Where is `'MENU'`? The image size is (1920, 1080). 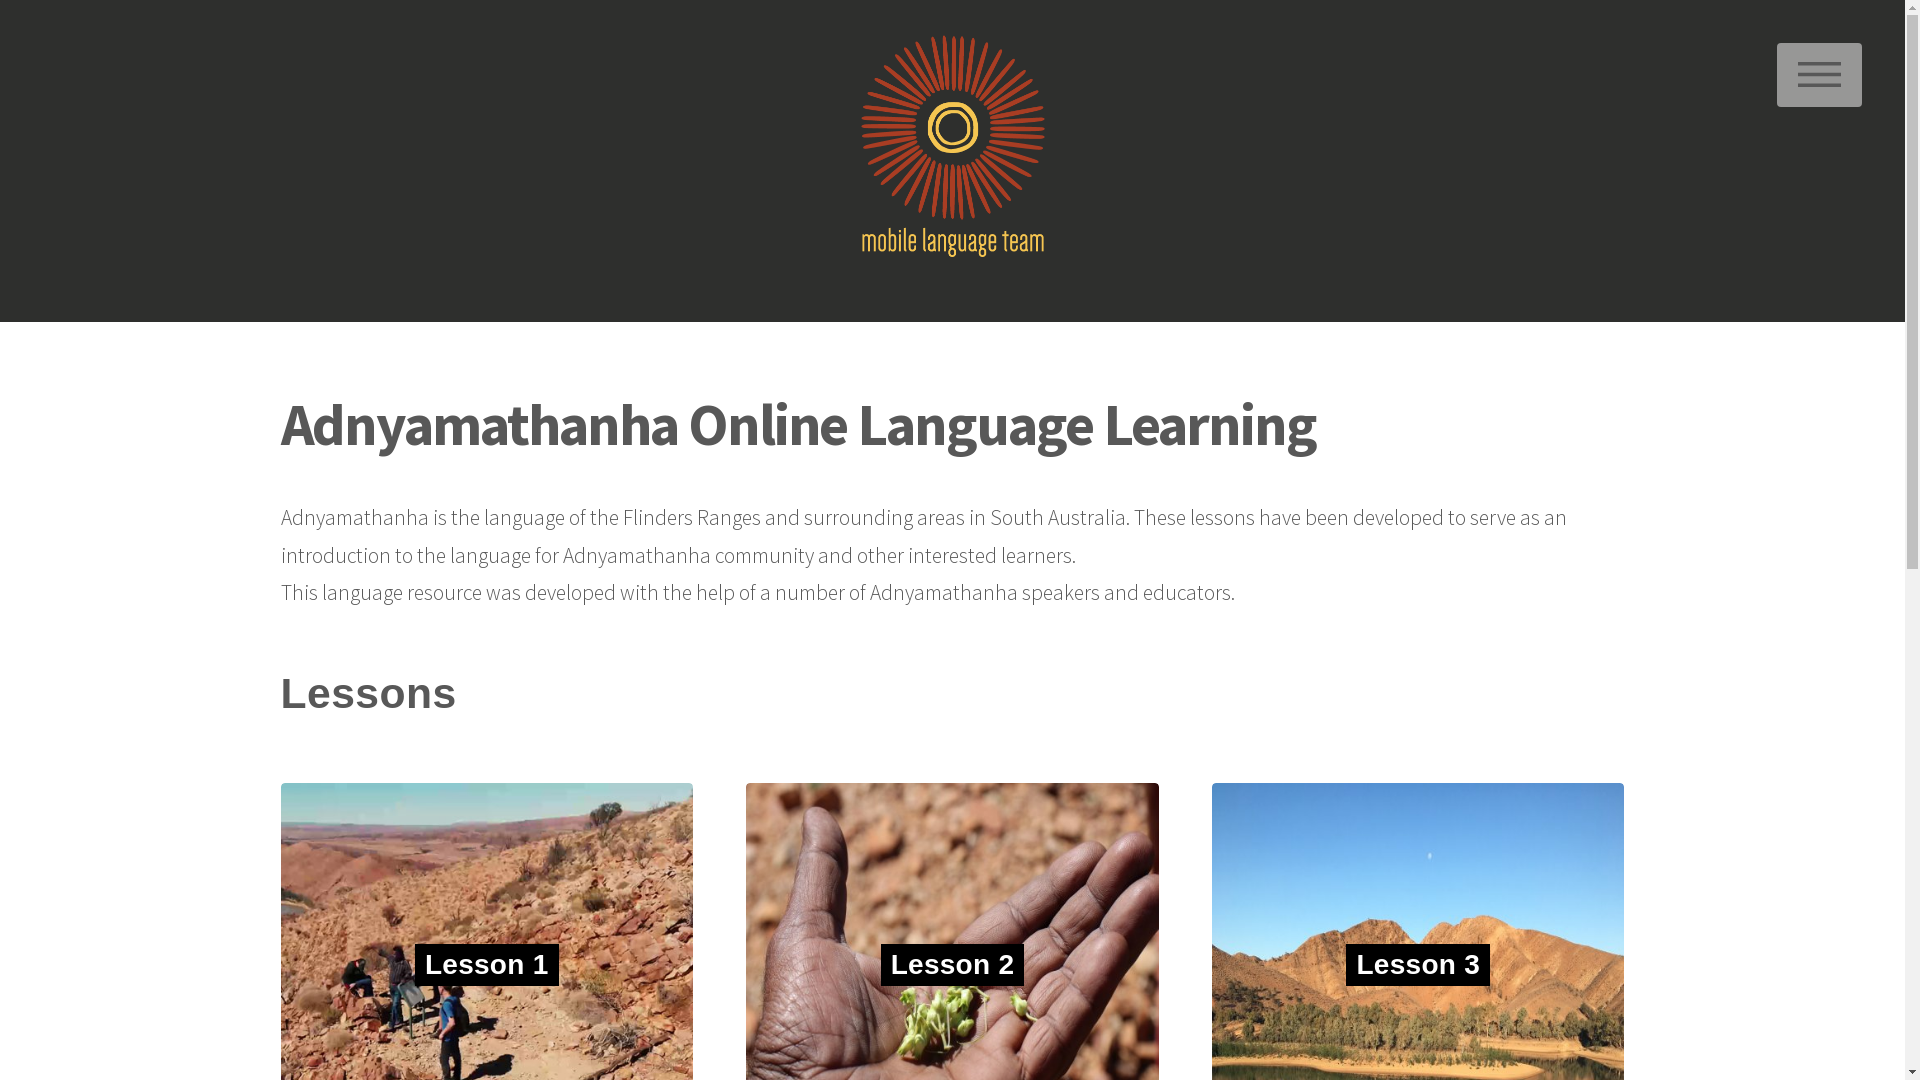 'MENU' is located at coordinates (1819, 73).